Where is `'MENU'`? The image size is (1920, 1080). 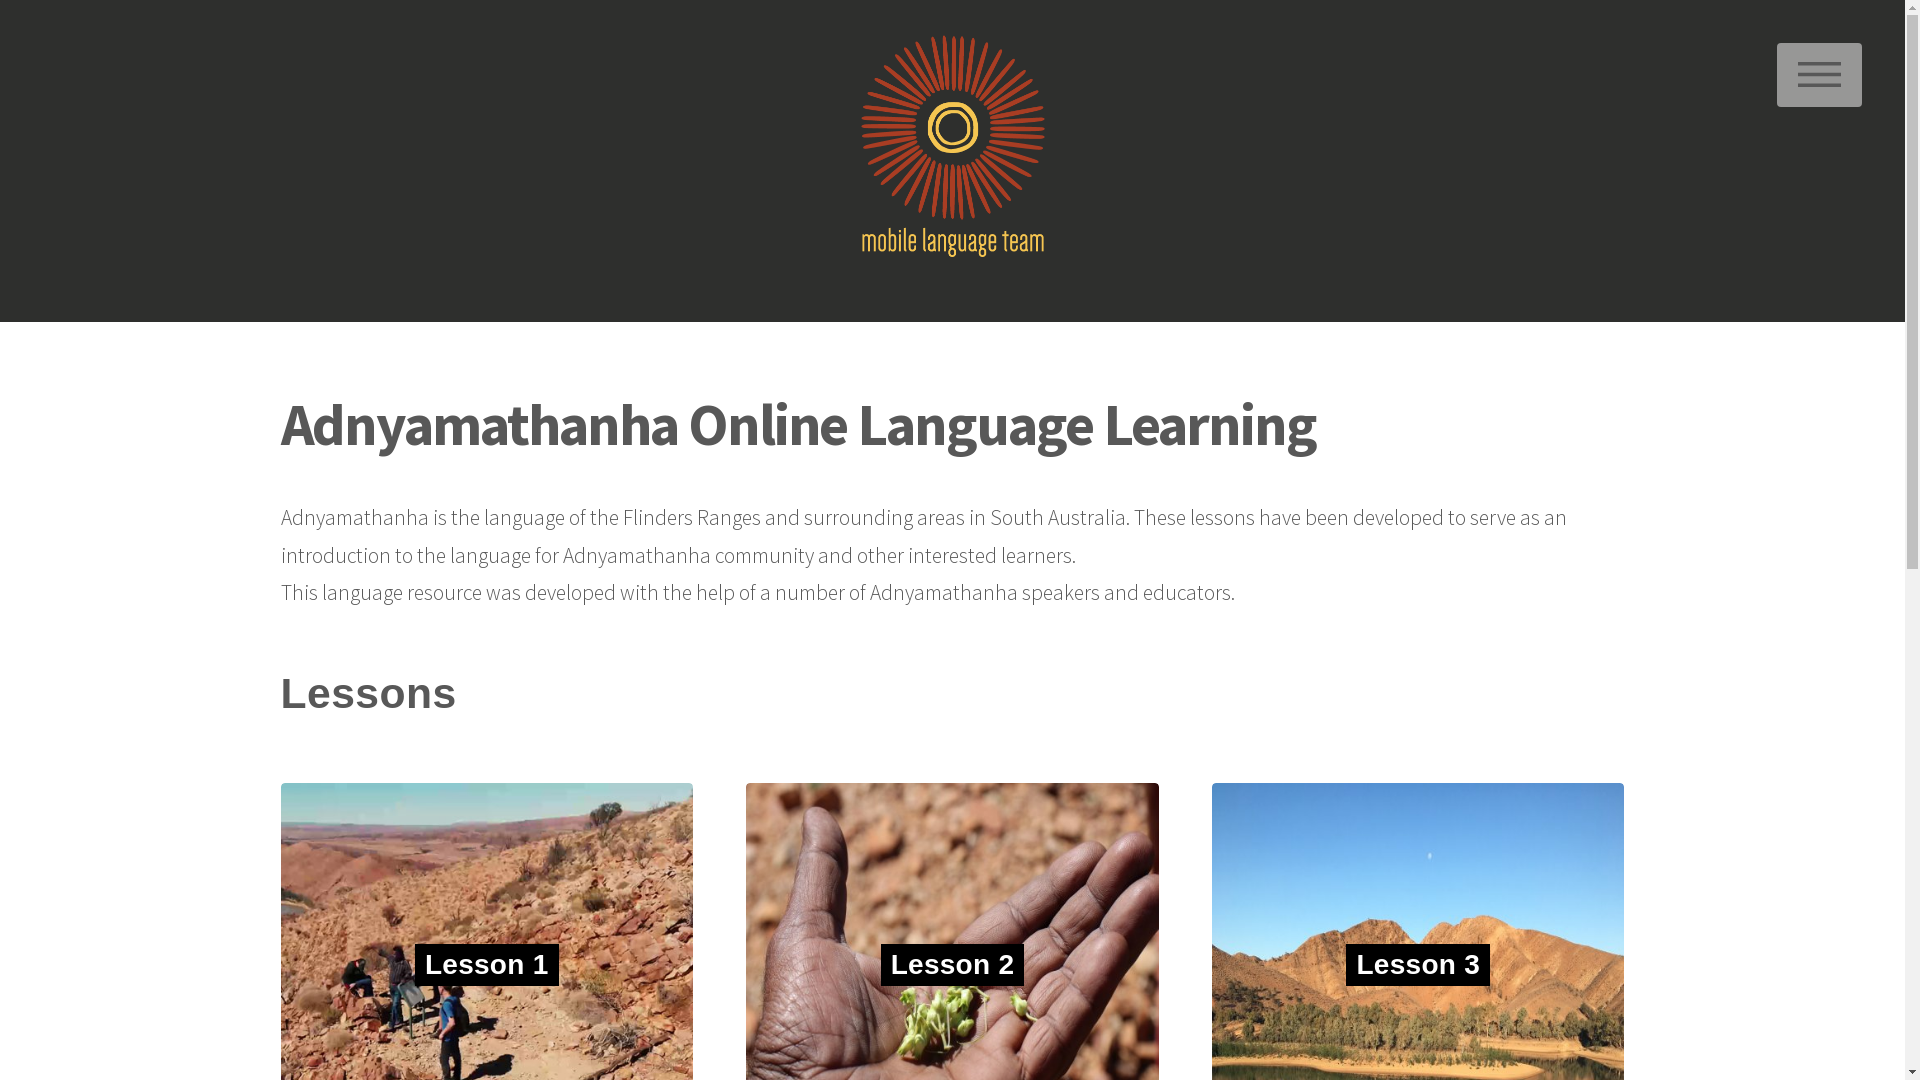 'MENU' is located at coordinates (1819, 73).